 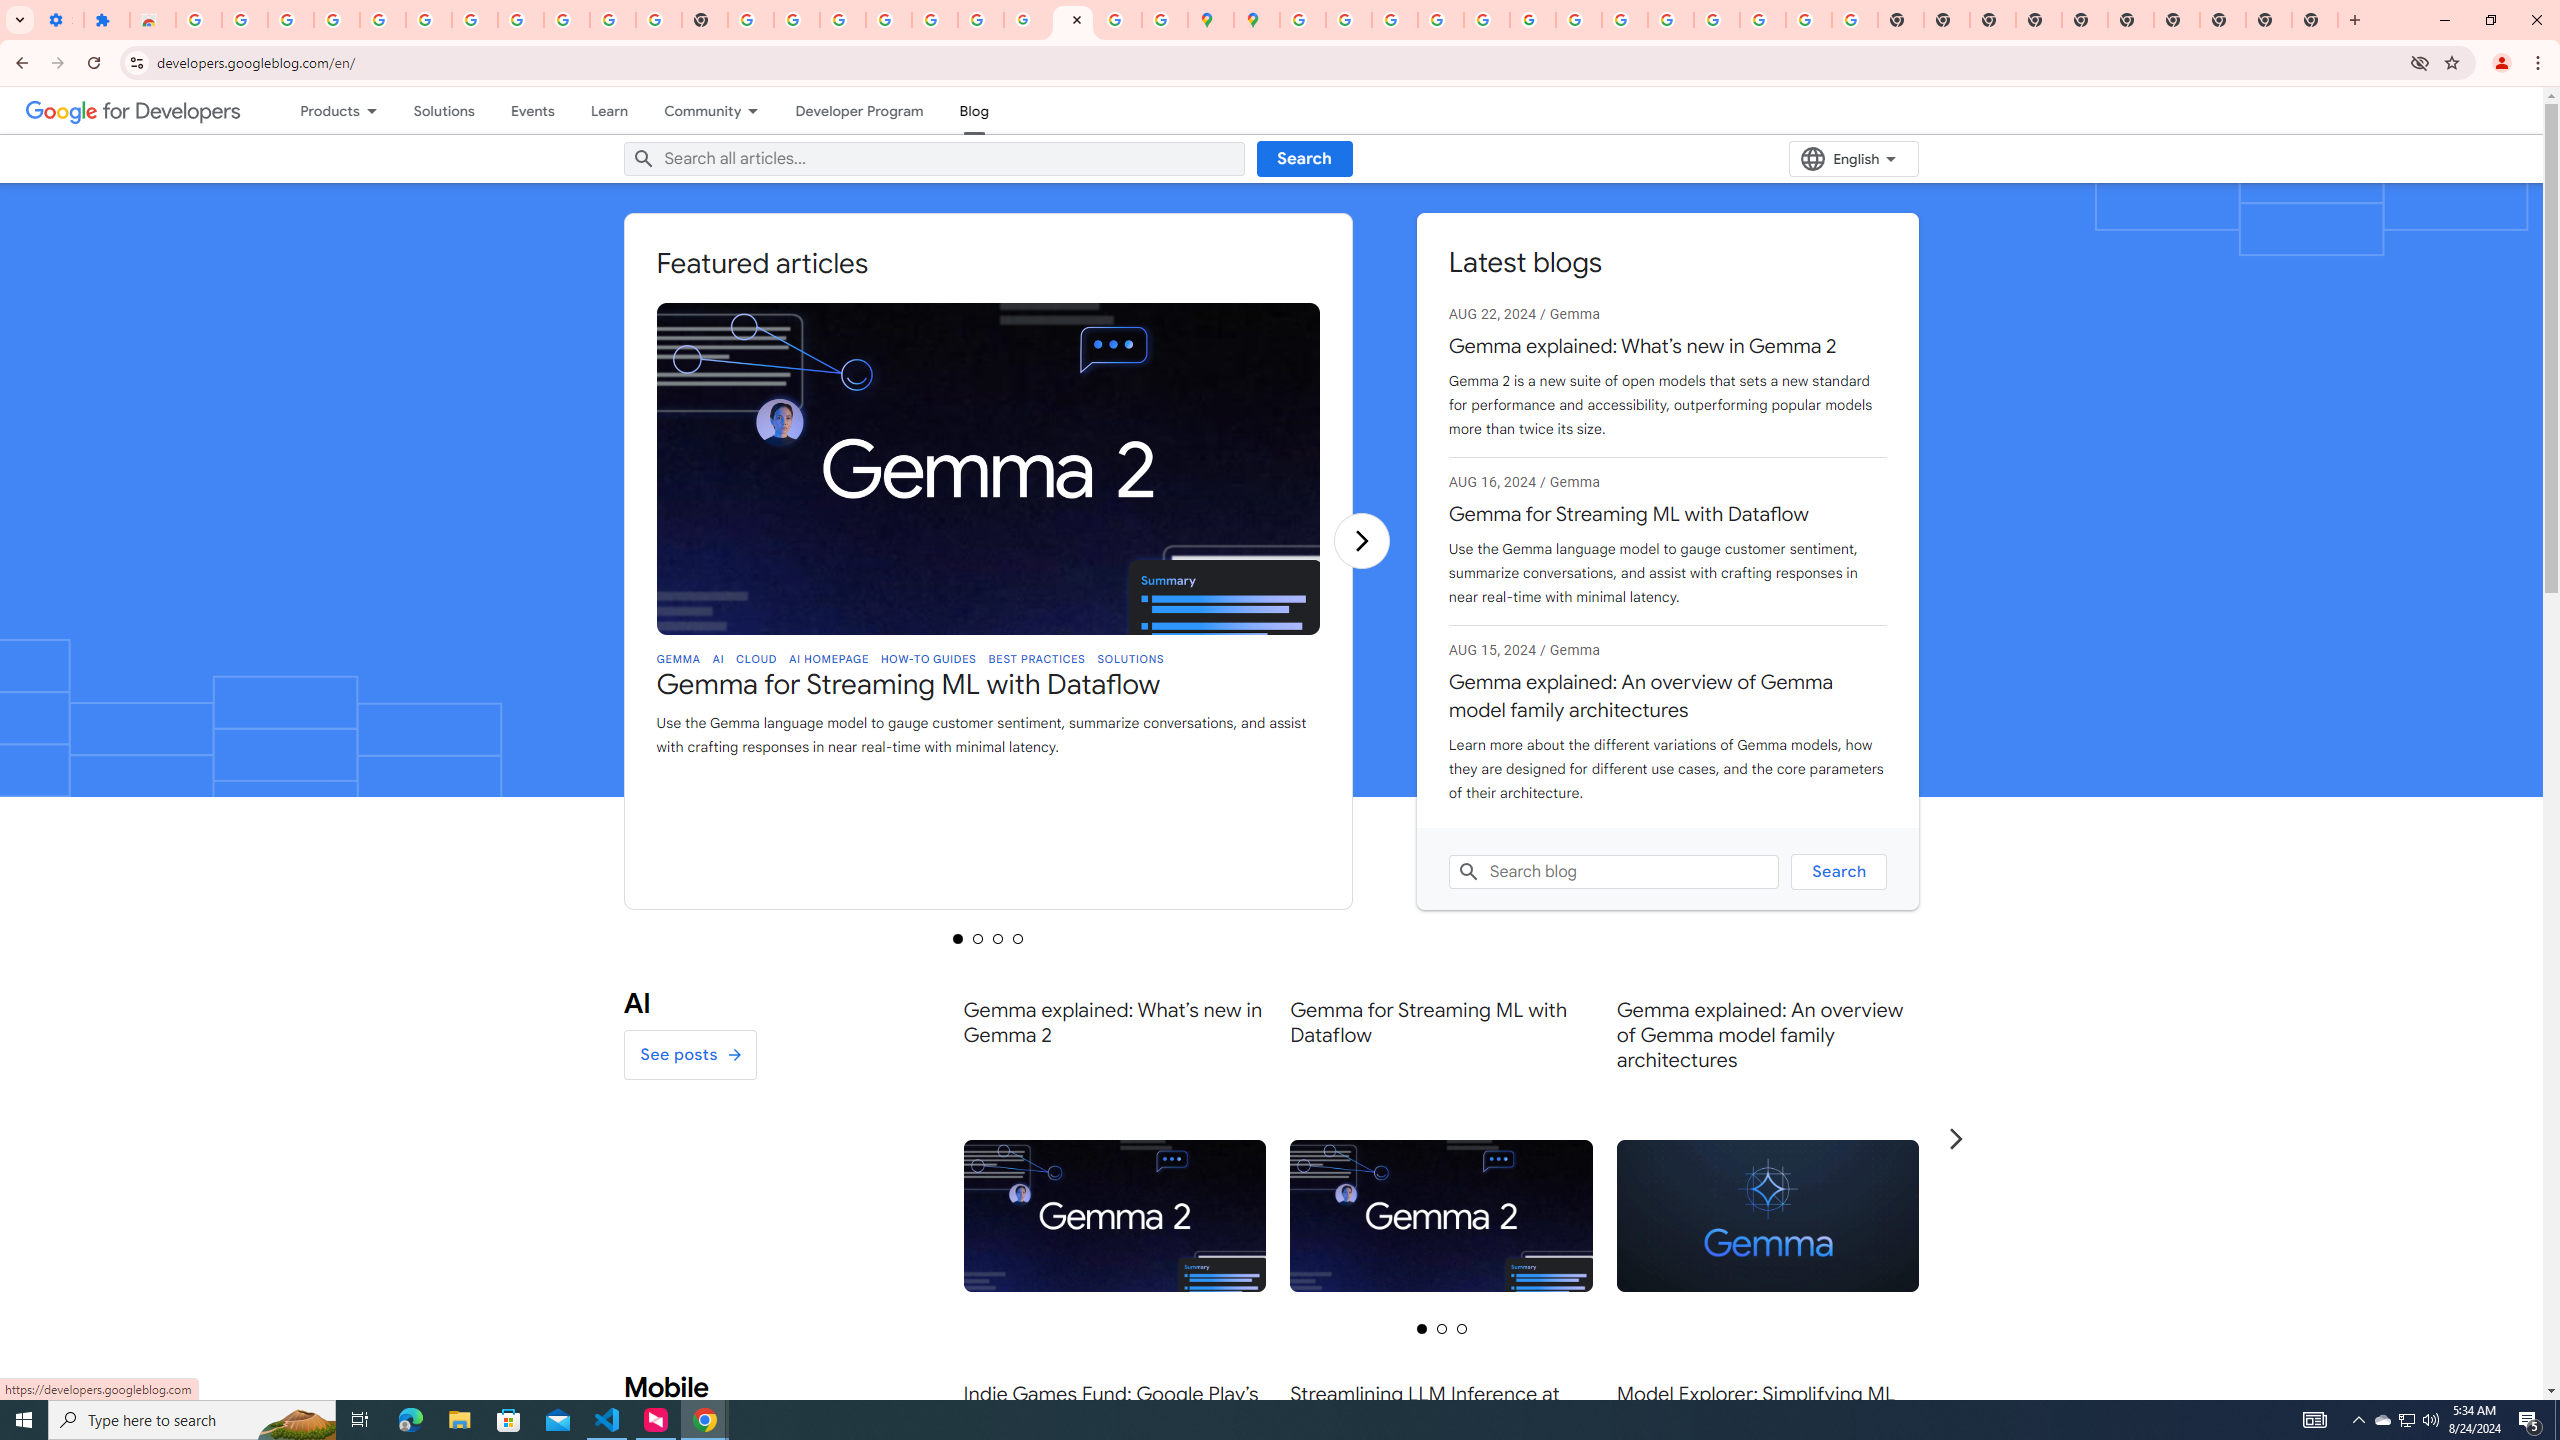 I want to click on 'Sign in - Google Accounts', so click(x=197, y=19).